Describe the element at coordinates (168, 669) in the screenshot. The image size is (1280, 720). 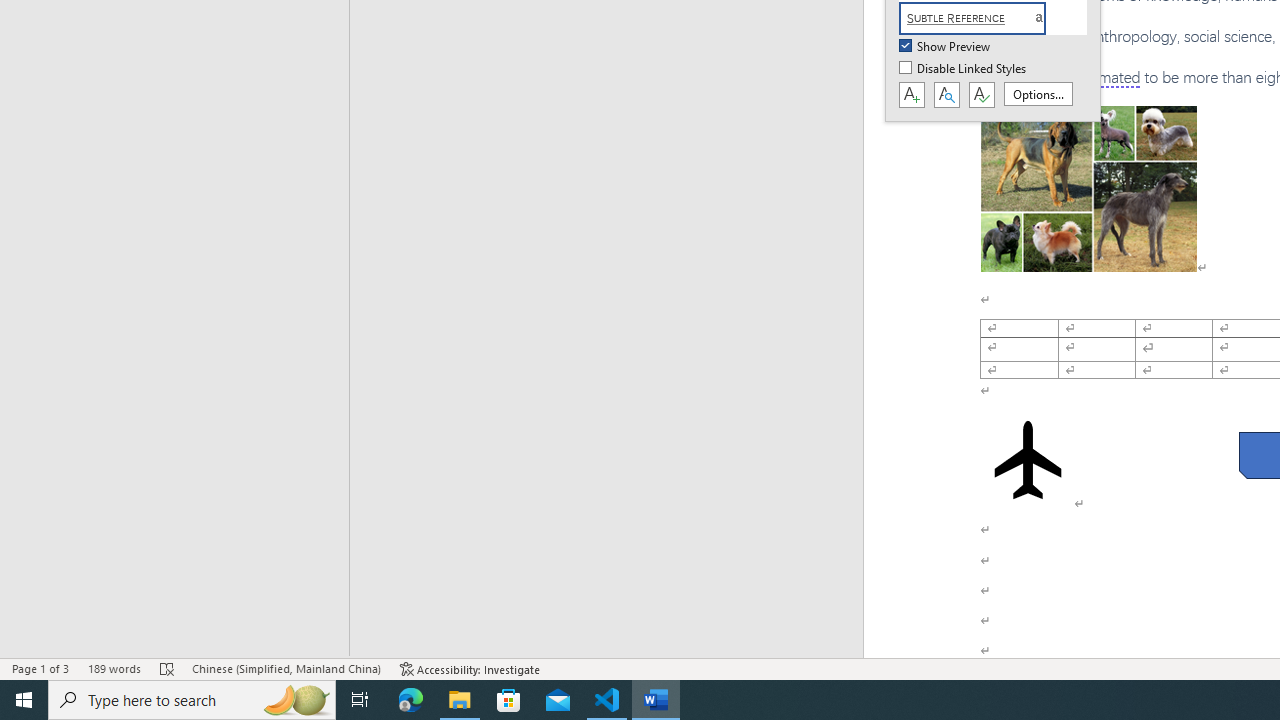
I see `'Spelling and Grammar Check Errors'` at that location.